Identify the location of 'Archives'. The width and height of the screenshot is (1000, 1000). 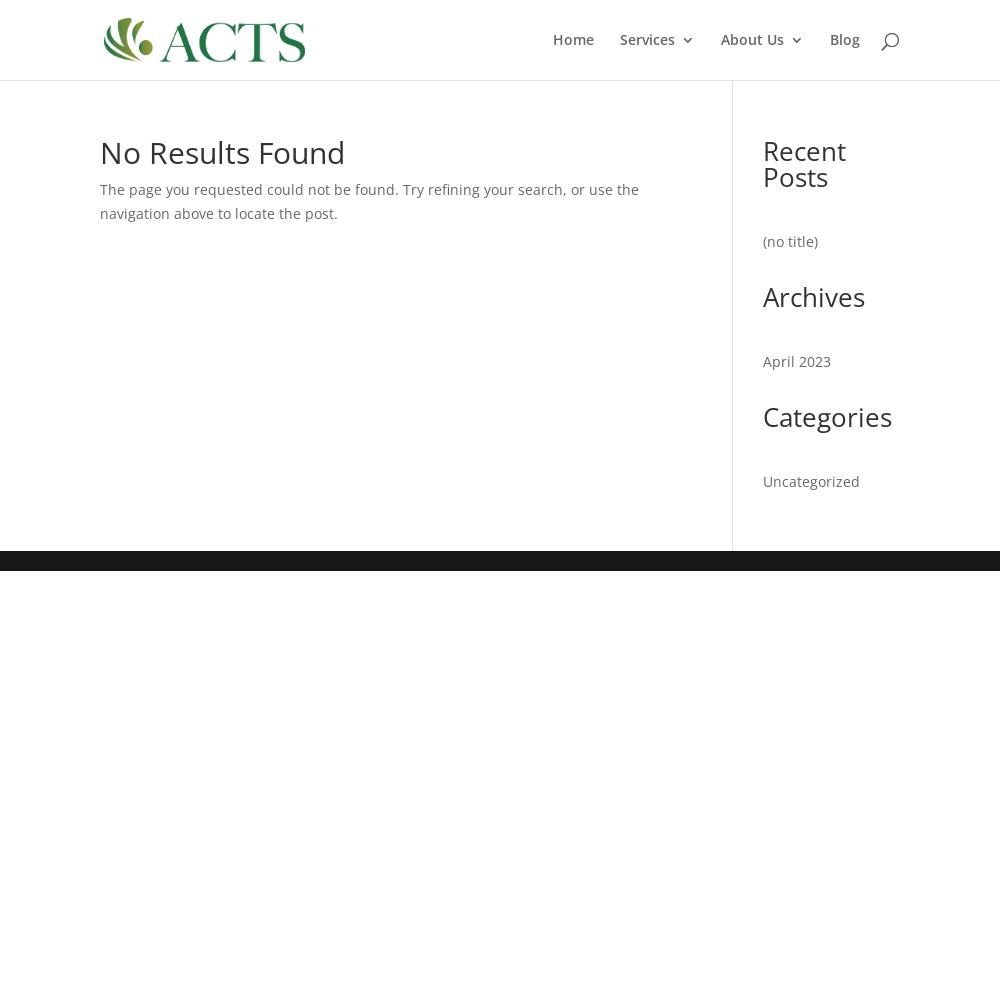
(813, 296).